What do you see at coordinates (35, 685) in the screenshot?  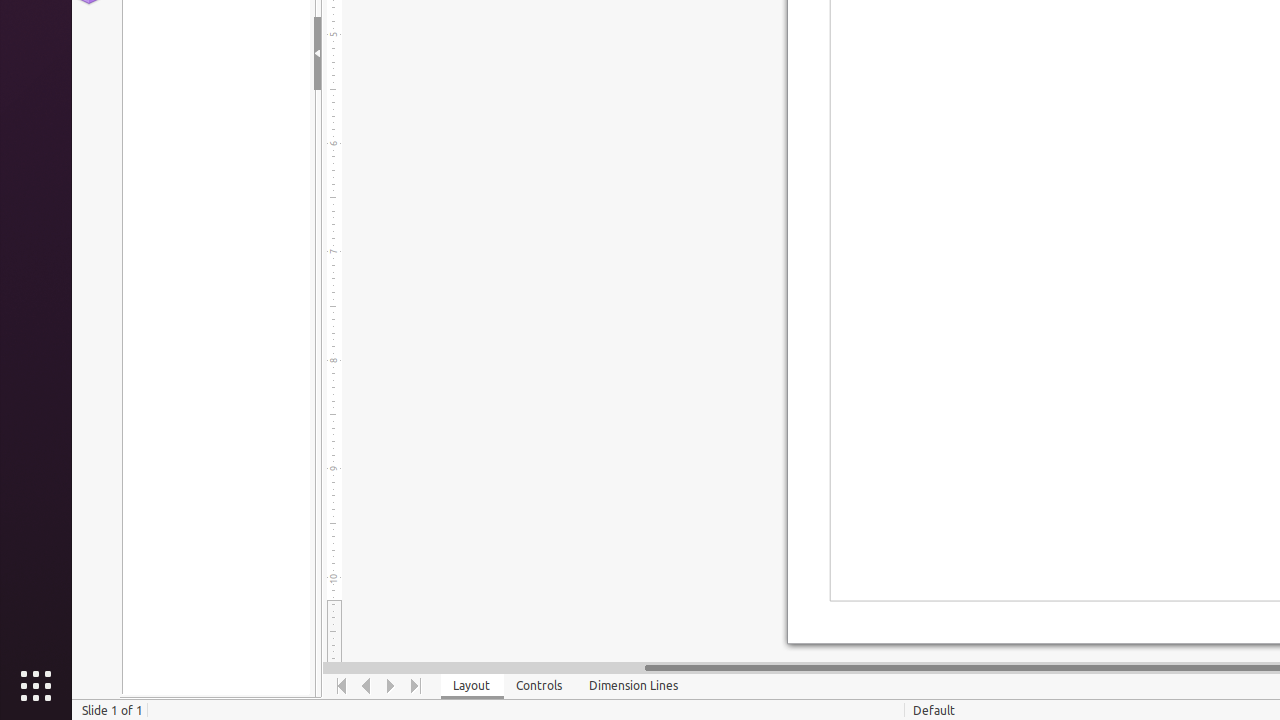 I see `'Show Applications'` at bounding box center [35, 685].